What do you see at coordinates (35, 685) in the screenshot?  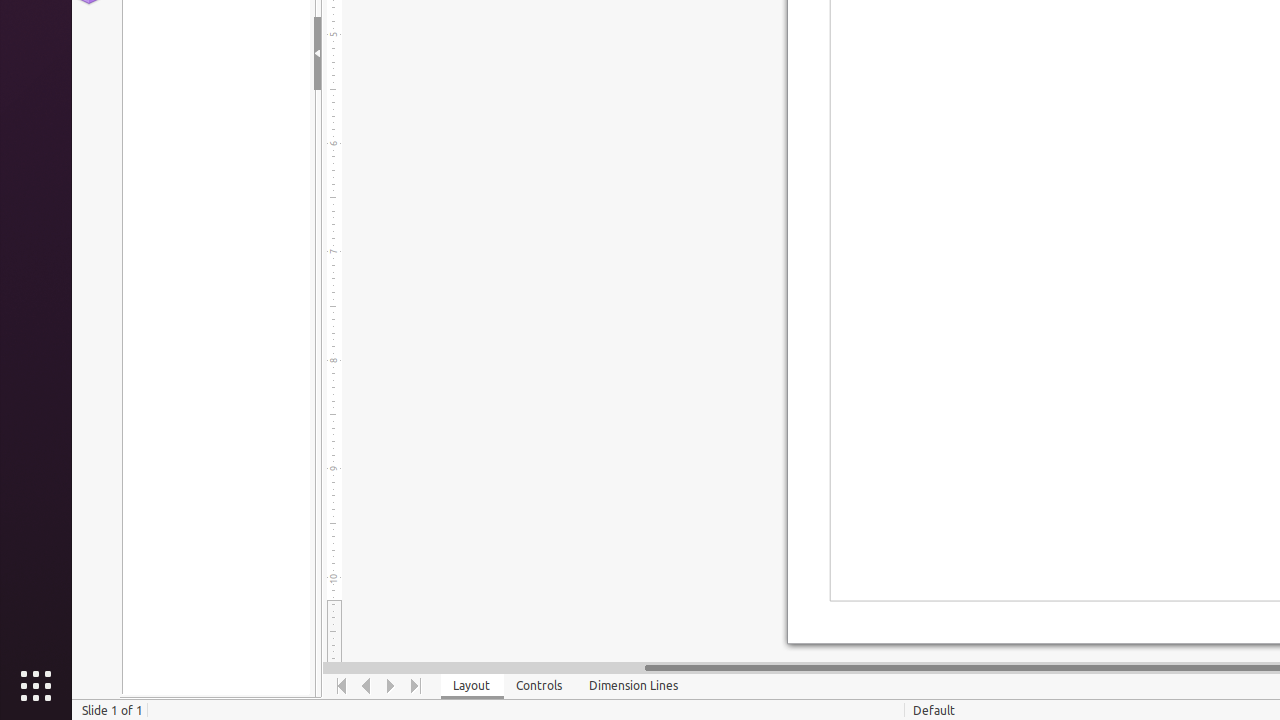 I see `'Show Applications'` at bounding box center [35, 685].